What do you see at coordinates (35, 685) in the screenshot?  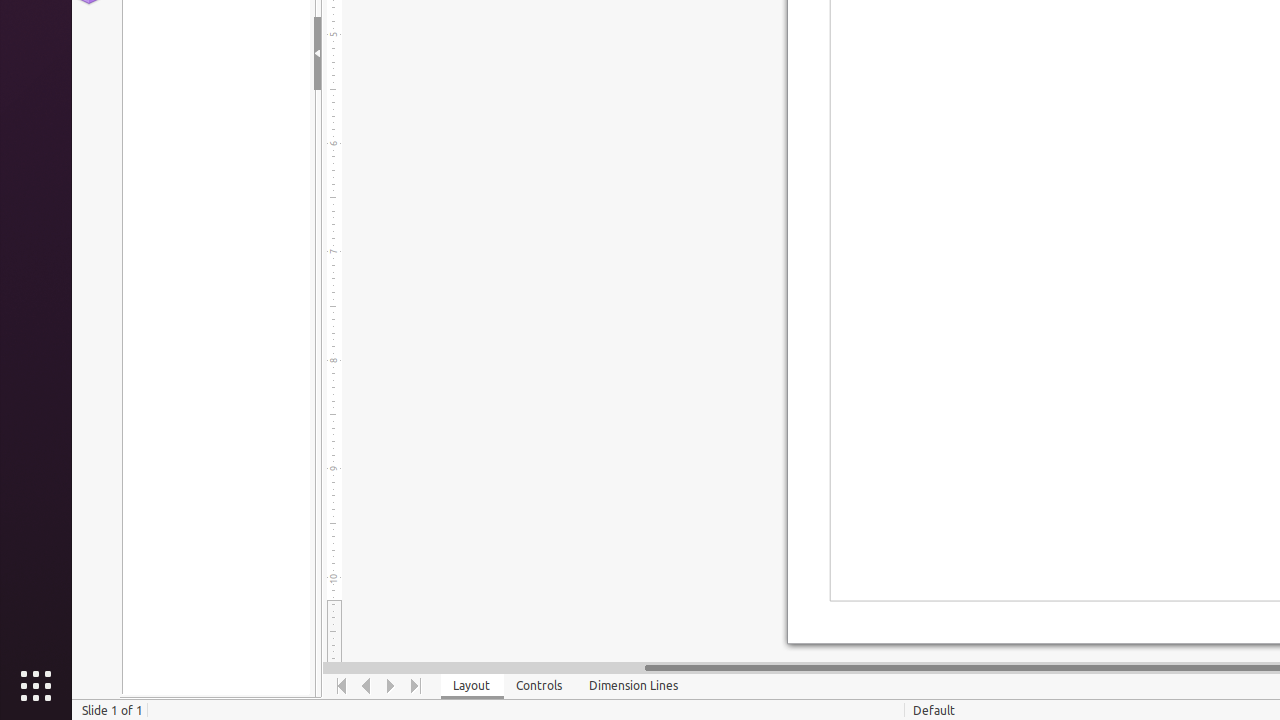 I see `'Show Applications'` at bounding box center [35, 685].